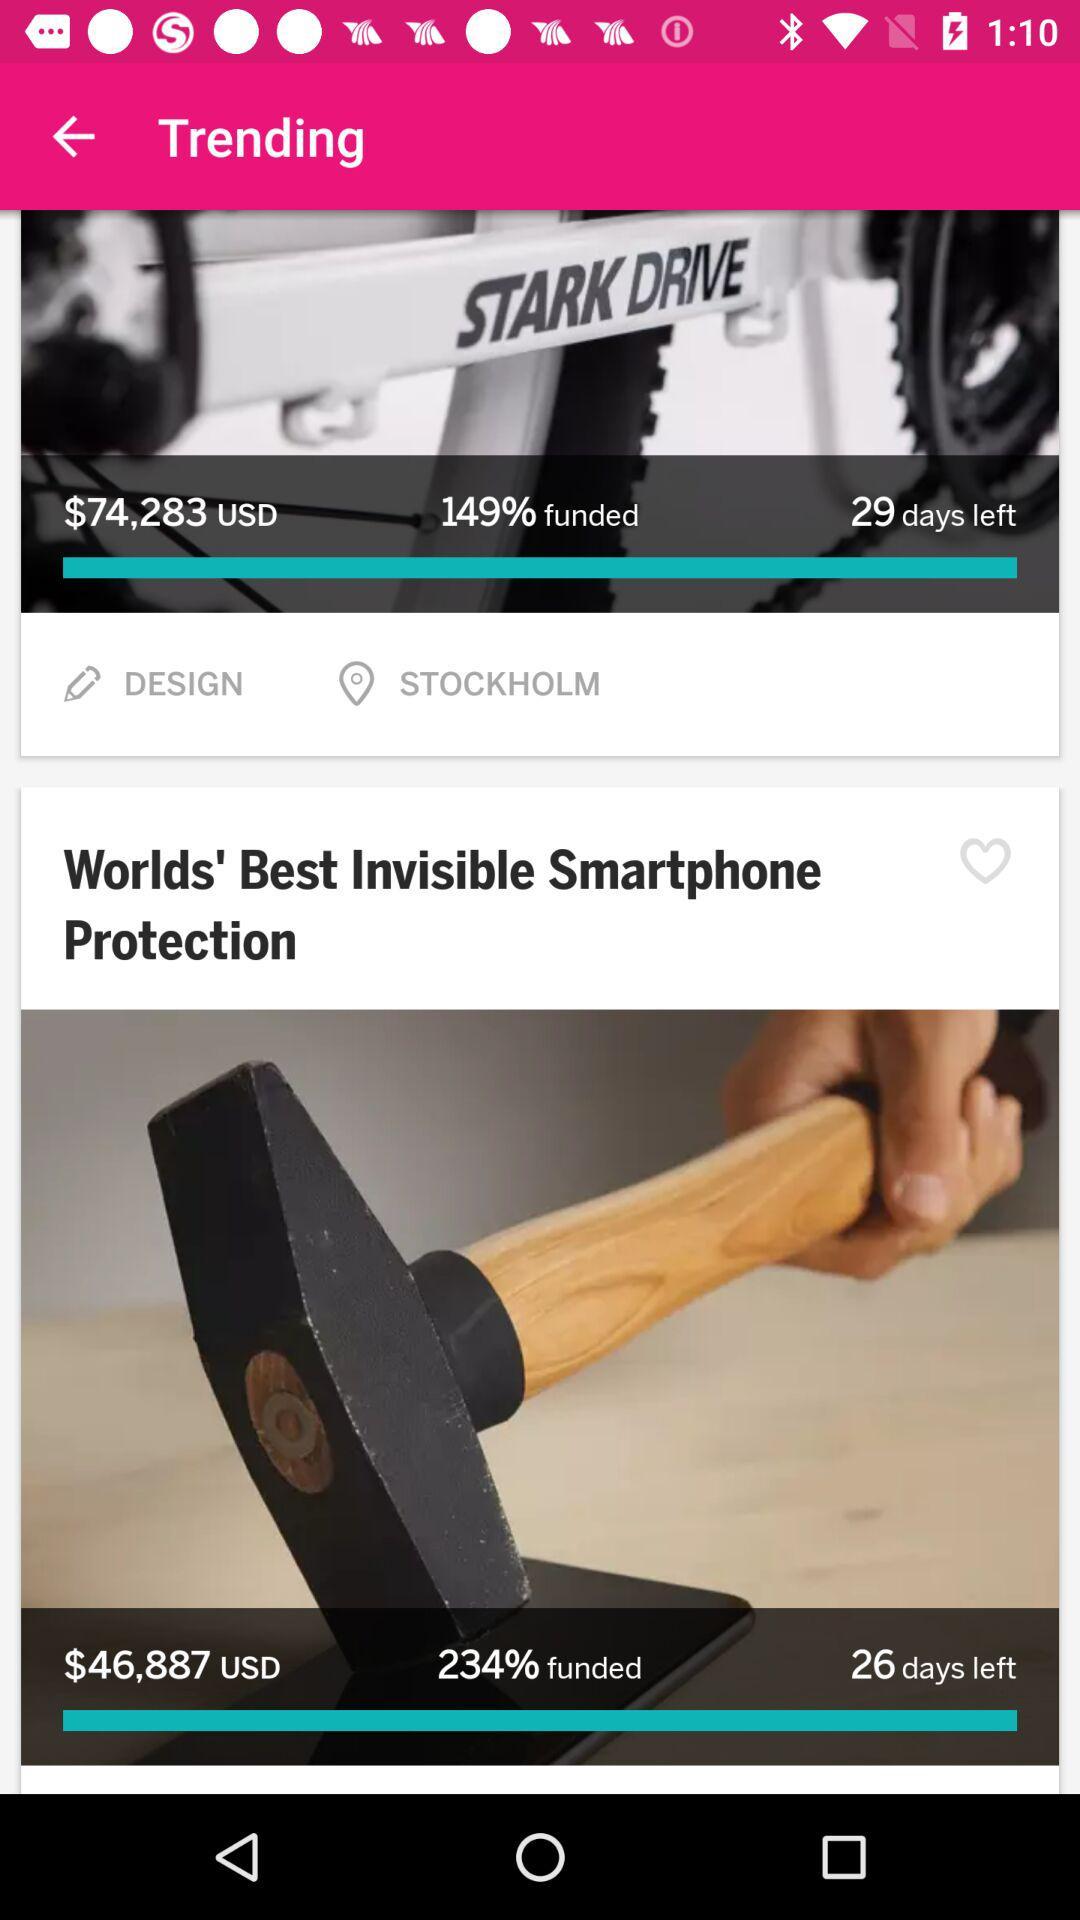  I want to click on the item next to the trending icon, so click(72, 135).